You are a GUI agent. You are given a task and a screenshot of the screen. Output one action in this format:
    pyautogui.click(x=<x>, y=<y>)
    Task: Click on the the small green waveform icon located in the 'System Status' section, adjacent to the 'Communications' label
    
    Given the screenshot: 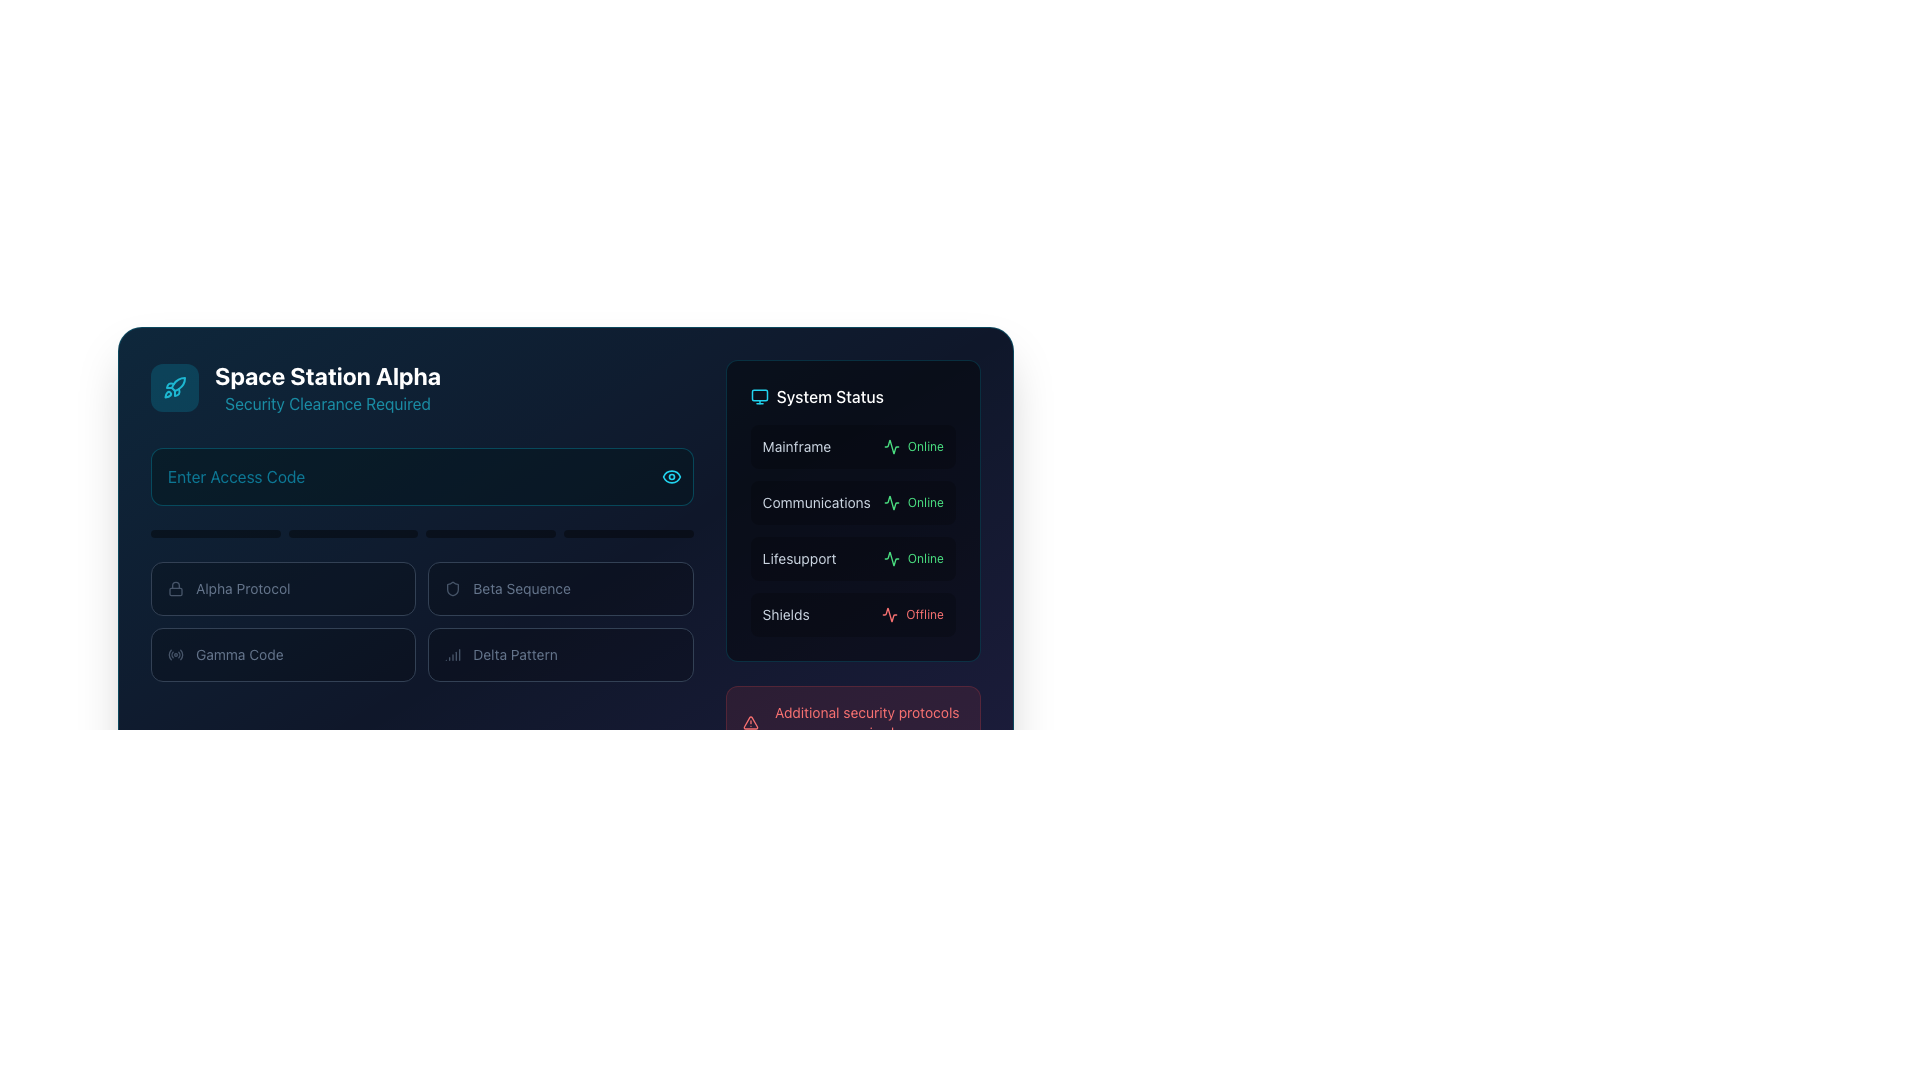 What is the action you would take?
    pyautogui.click(x=890, y=446)
    